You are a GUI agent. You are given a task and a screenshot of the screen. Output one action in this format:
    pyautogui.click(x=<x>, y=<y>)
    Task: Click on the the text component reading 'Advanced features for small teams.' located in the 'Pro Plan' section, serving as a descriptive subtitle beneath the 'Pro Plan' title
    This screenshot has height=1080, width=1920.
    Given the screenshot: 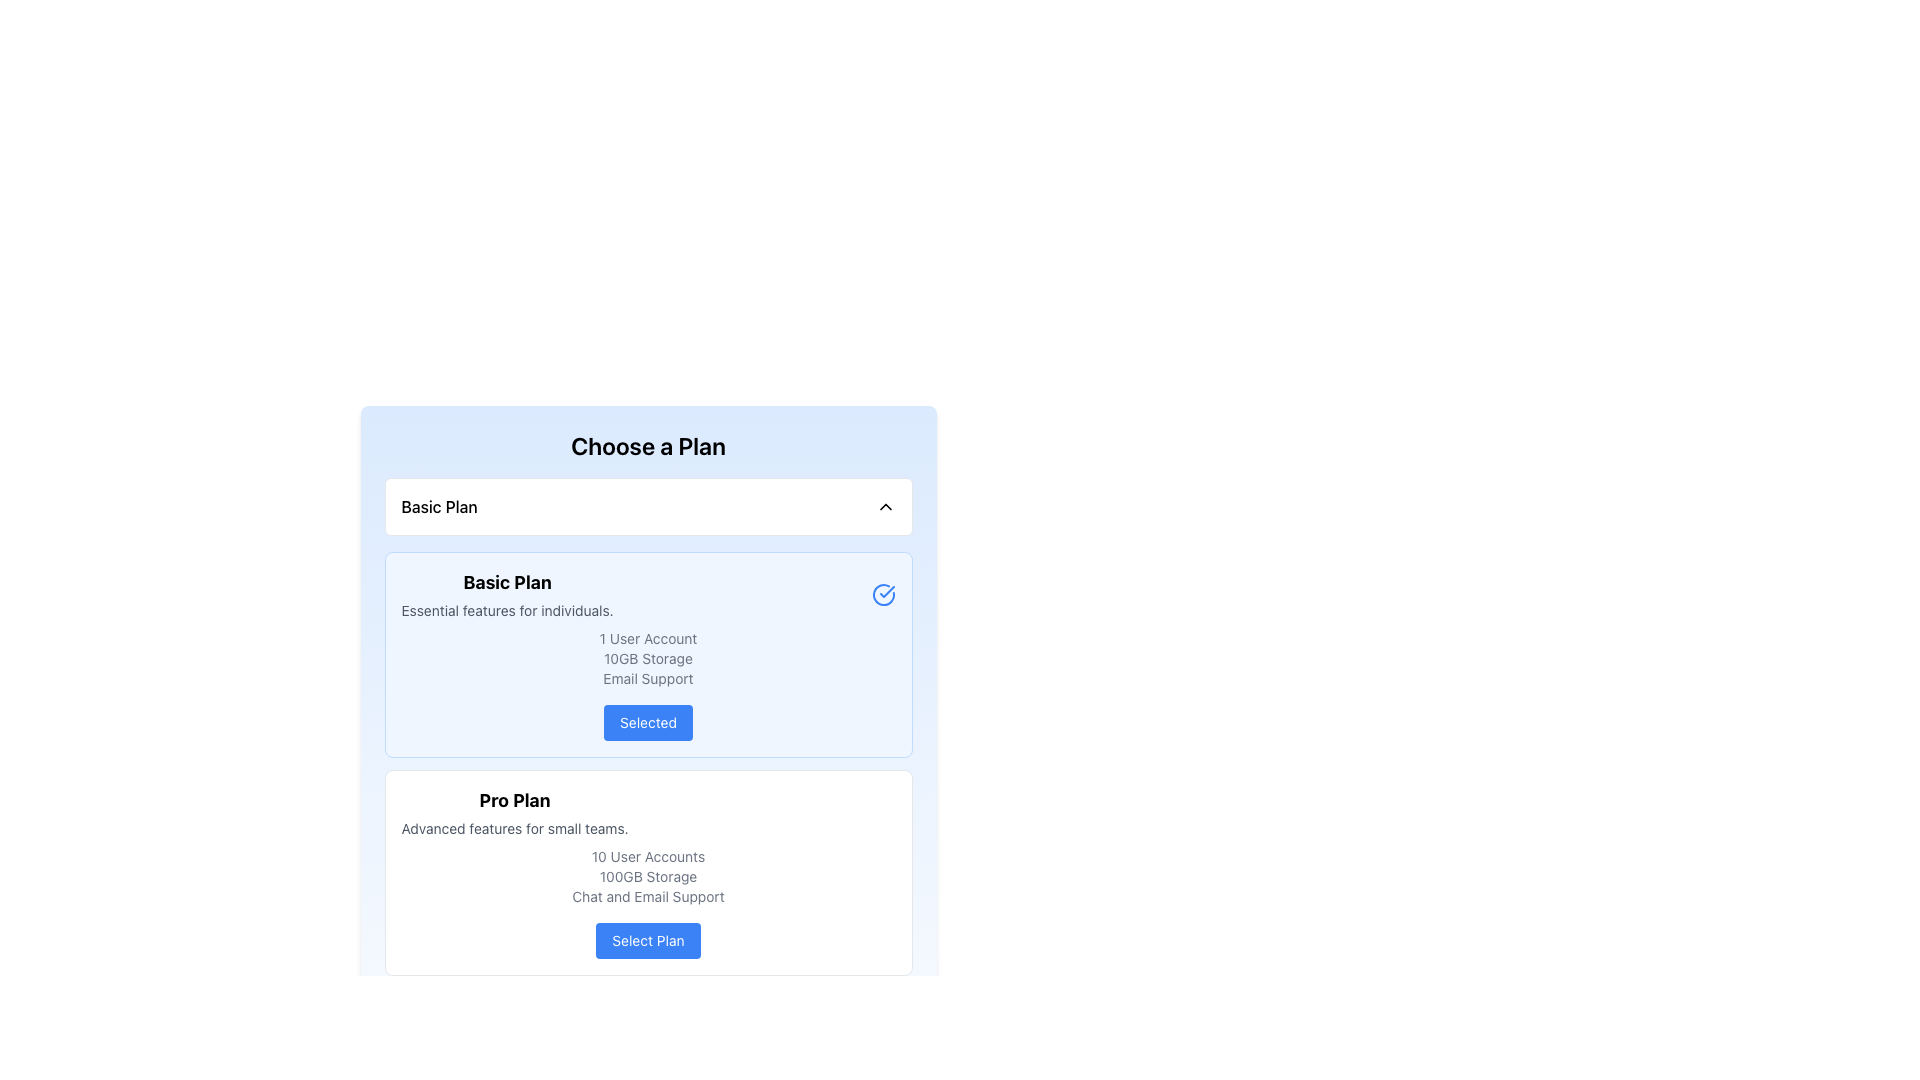 What is the action you would take?
    pyautogui.click(x=515, y=829)
    